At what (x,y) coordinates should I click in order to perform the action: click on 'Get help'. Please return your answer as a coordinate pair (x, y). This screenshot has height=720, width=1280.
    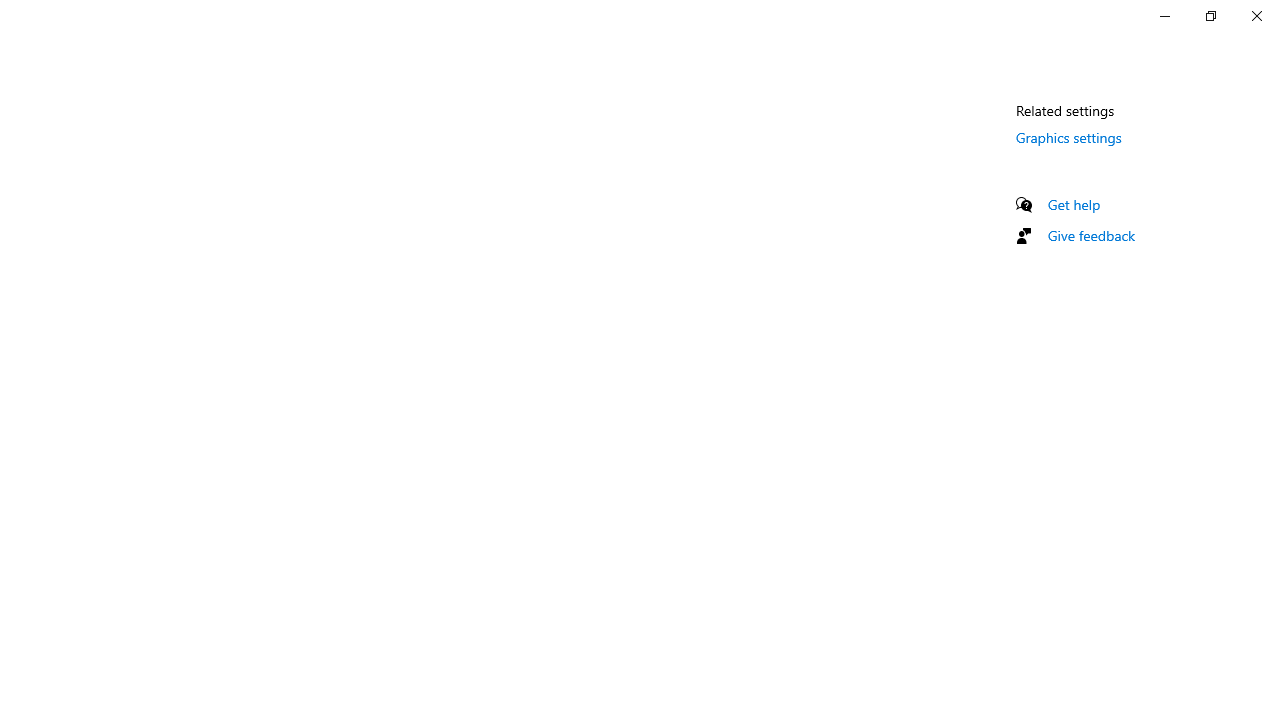
    Looking at the image, I should click on (1073, 204).